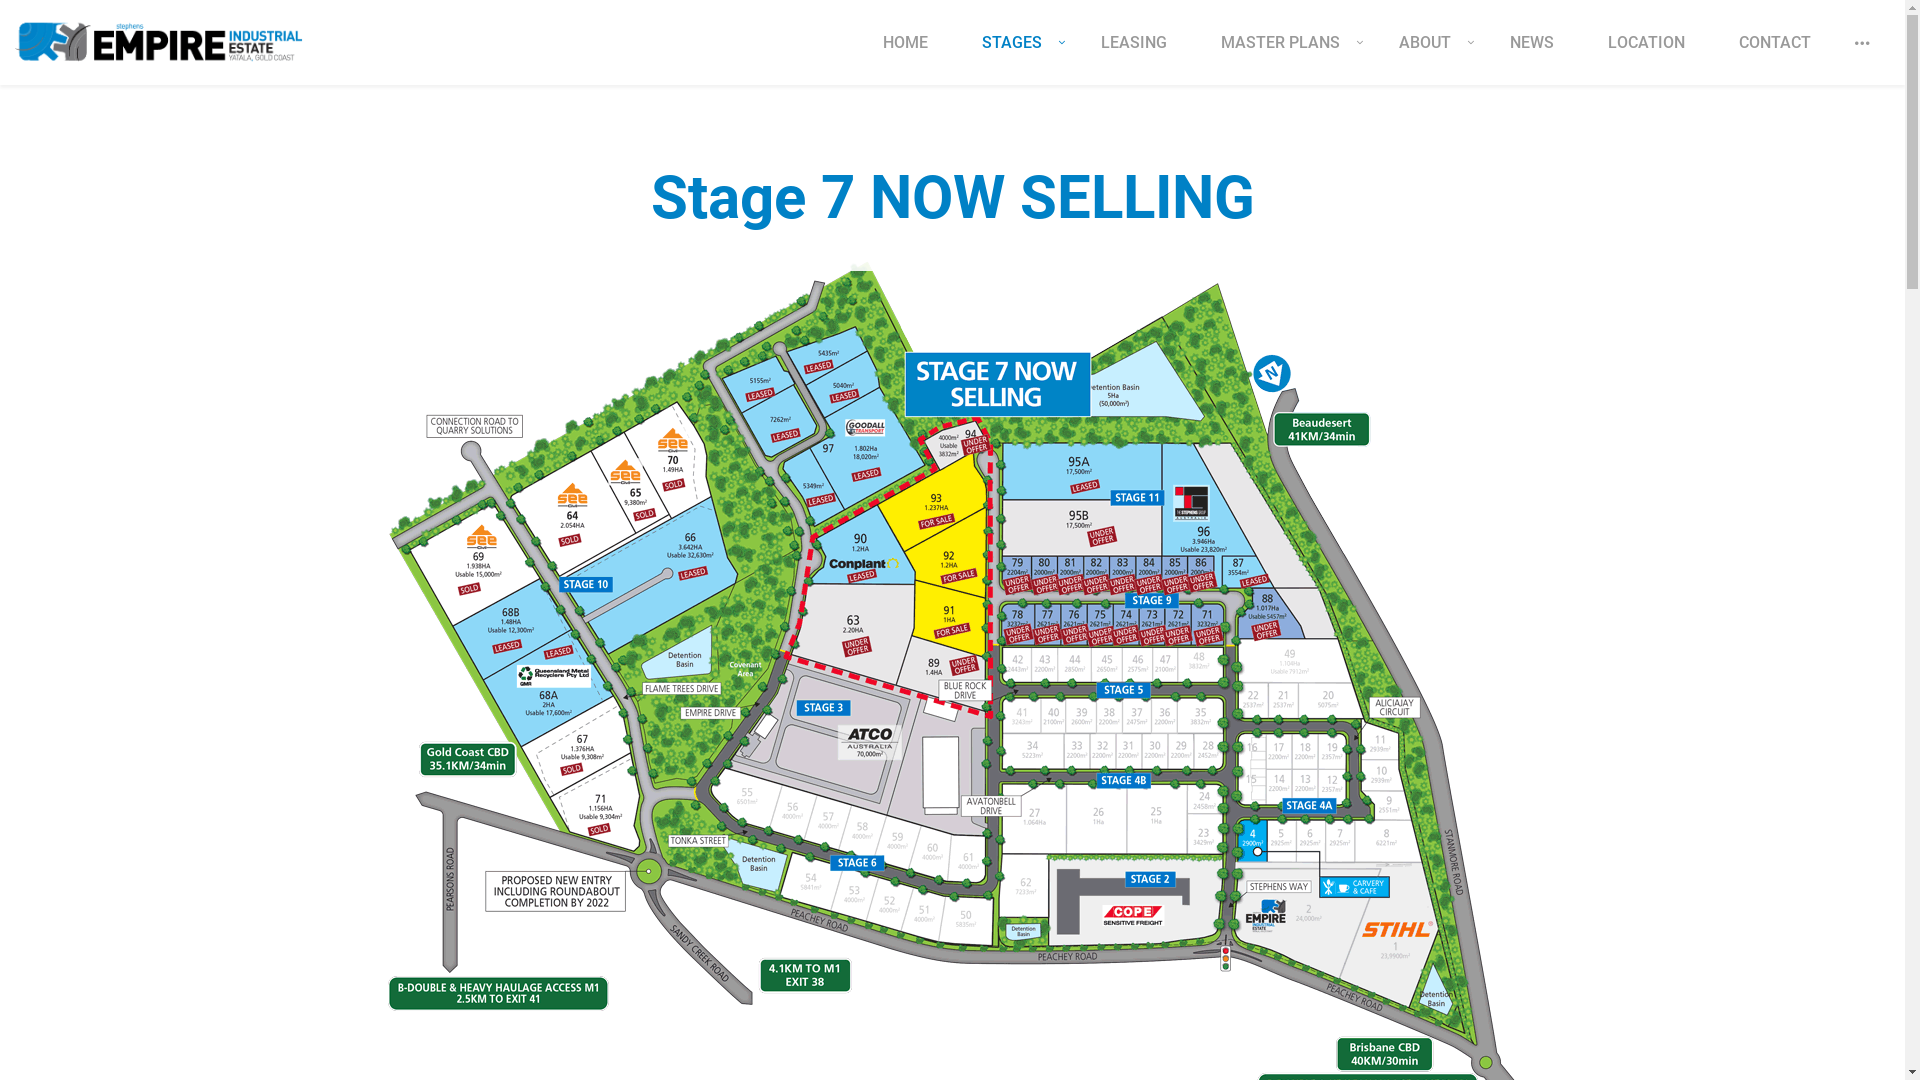  What do you see at coordinates (1426, 56) in the screenshot?
I see `'ABOUT'` at bounding box center [1426, 56].